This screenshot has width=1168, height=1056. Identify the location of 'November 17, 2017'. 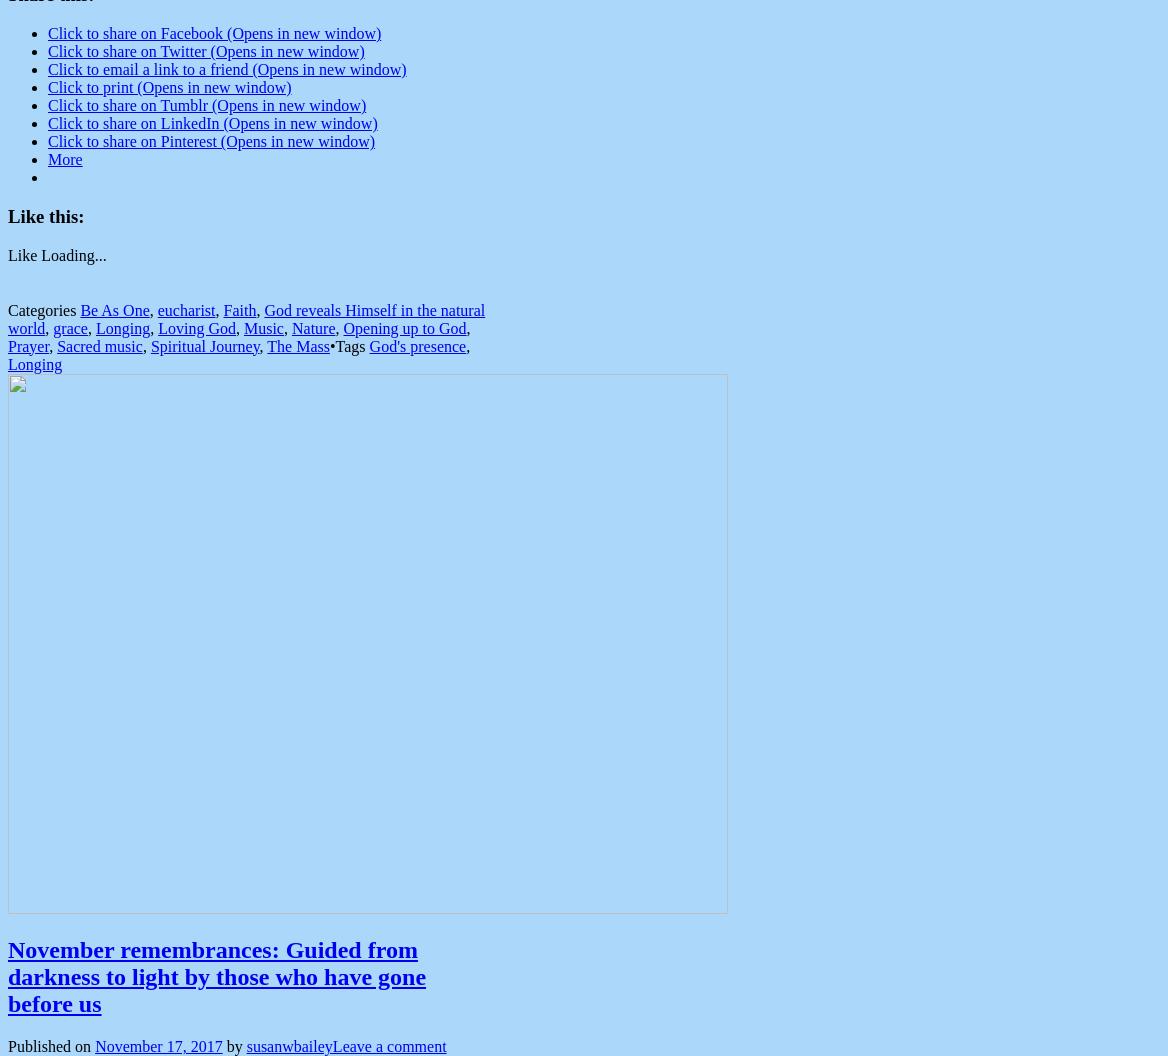
(158, 1045).